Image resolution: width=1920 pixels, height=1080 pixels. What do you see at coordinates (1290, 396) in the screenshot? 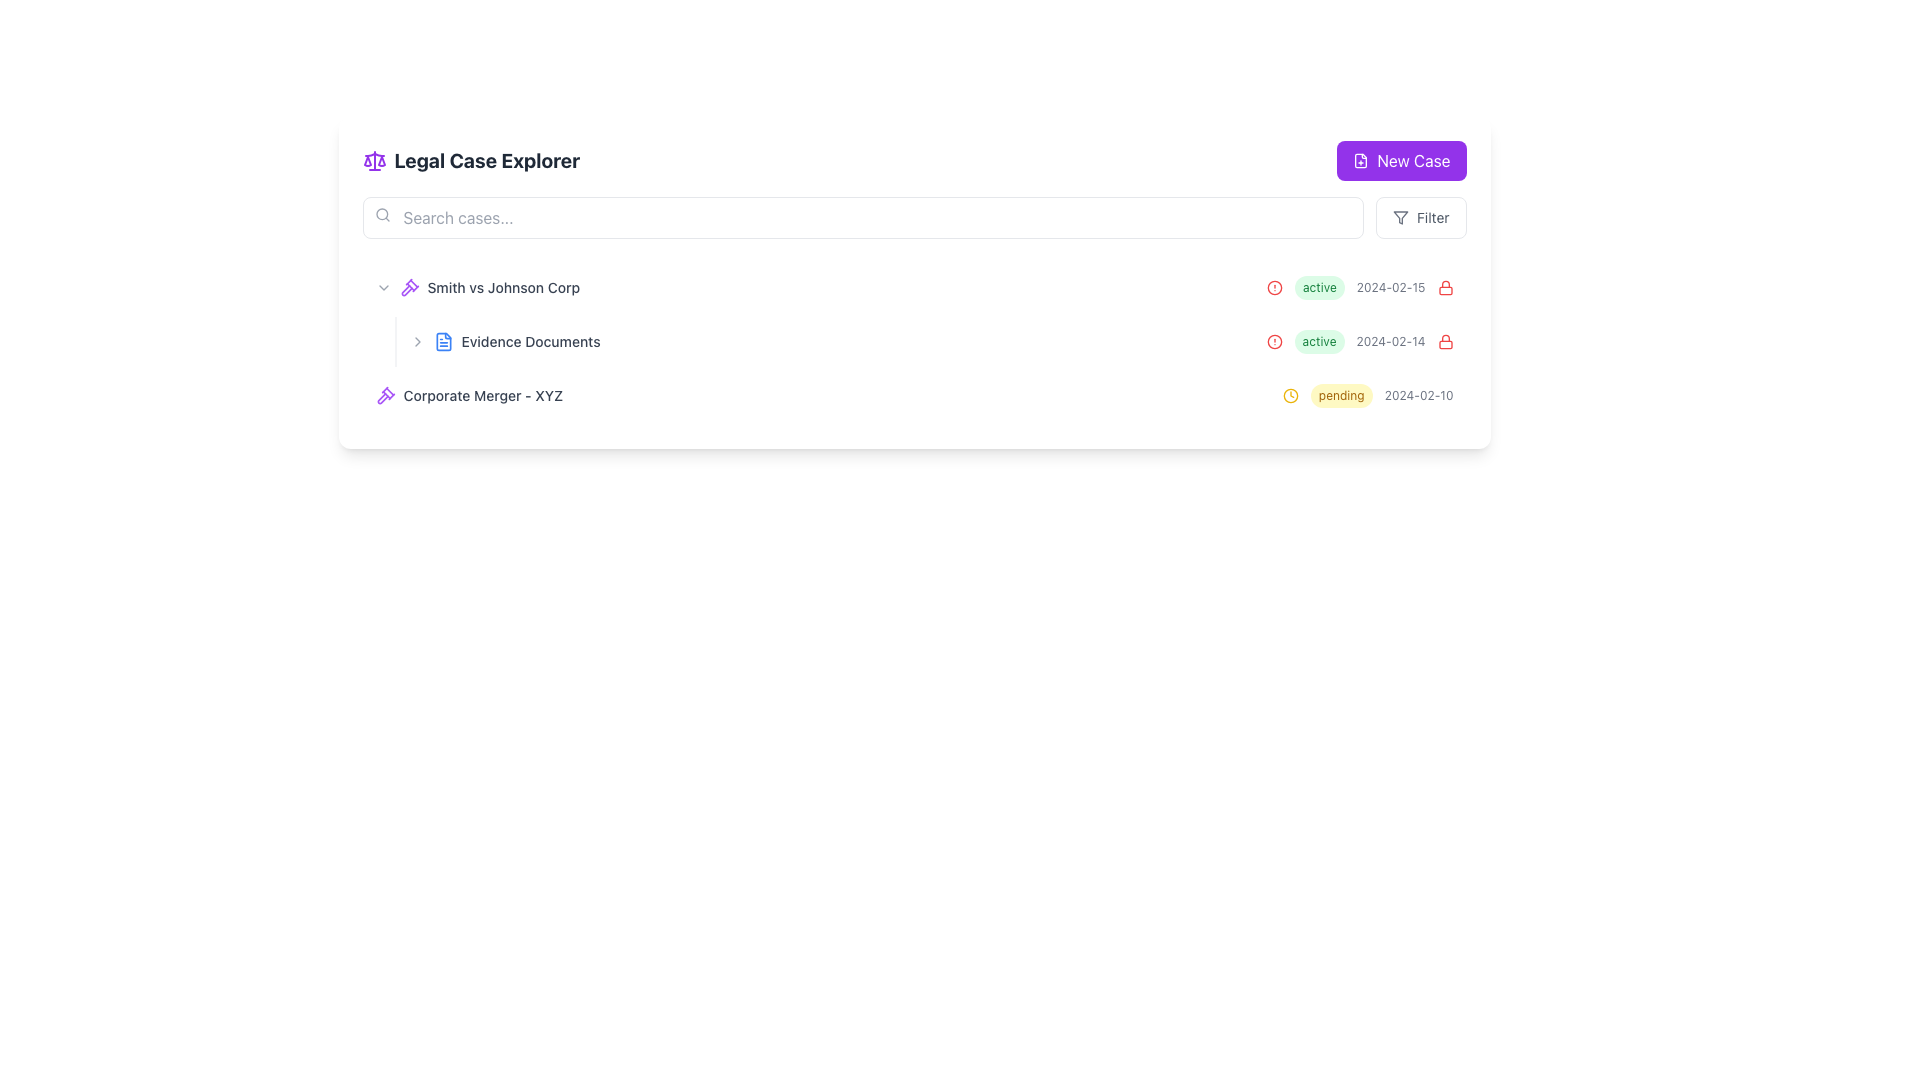
I see `the circular yellow outlined glyph of the SVG clock icon located on the right side of the list entry labeled 'Corporate Merger - XYZ'` at bounding box center [1290, 396].